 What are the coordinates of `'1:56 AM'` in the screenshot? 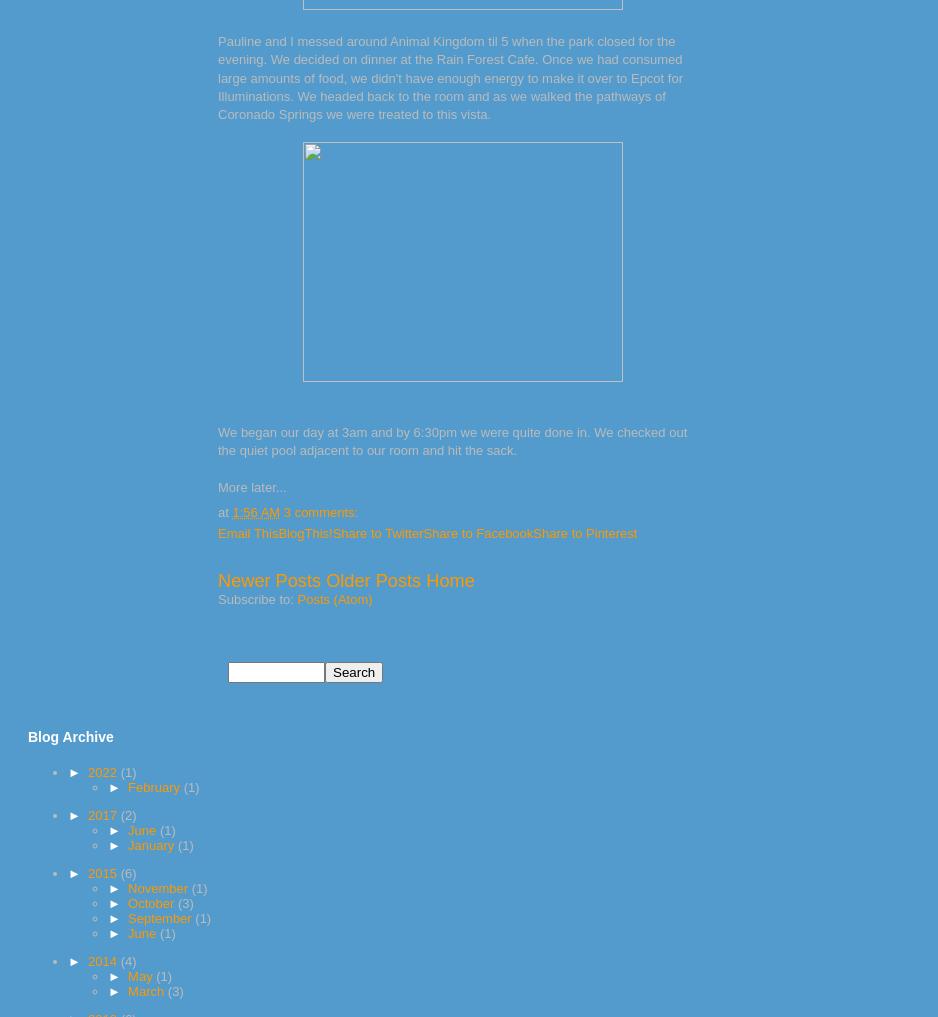 It's located at (254, 512).